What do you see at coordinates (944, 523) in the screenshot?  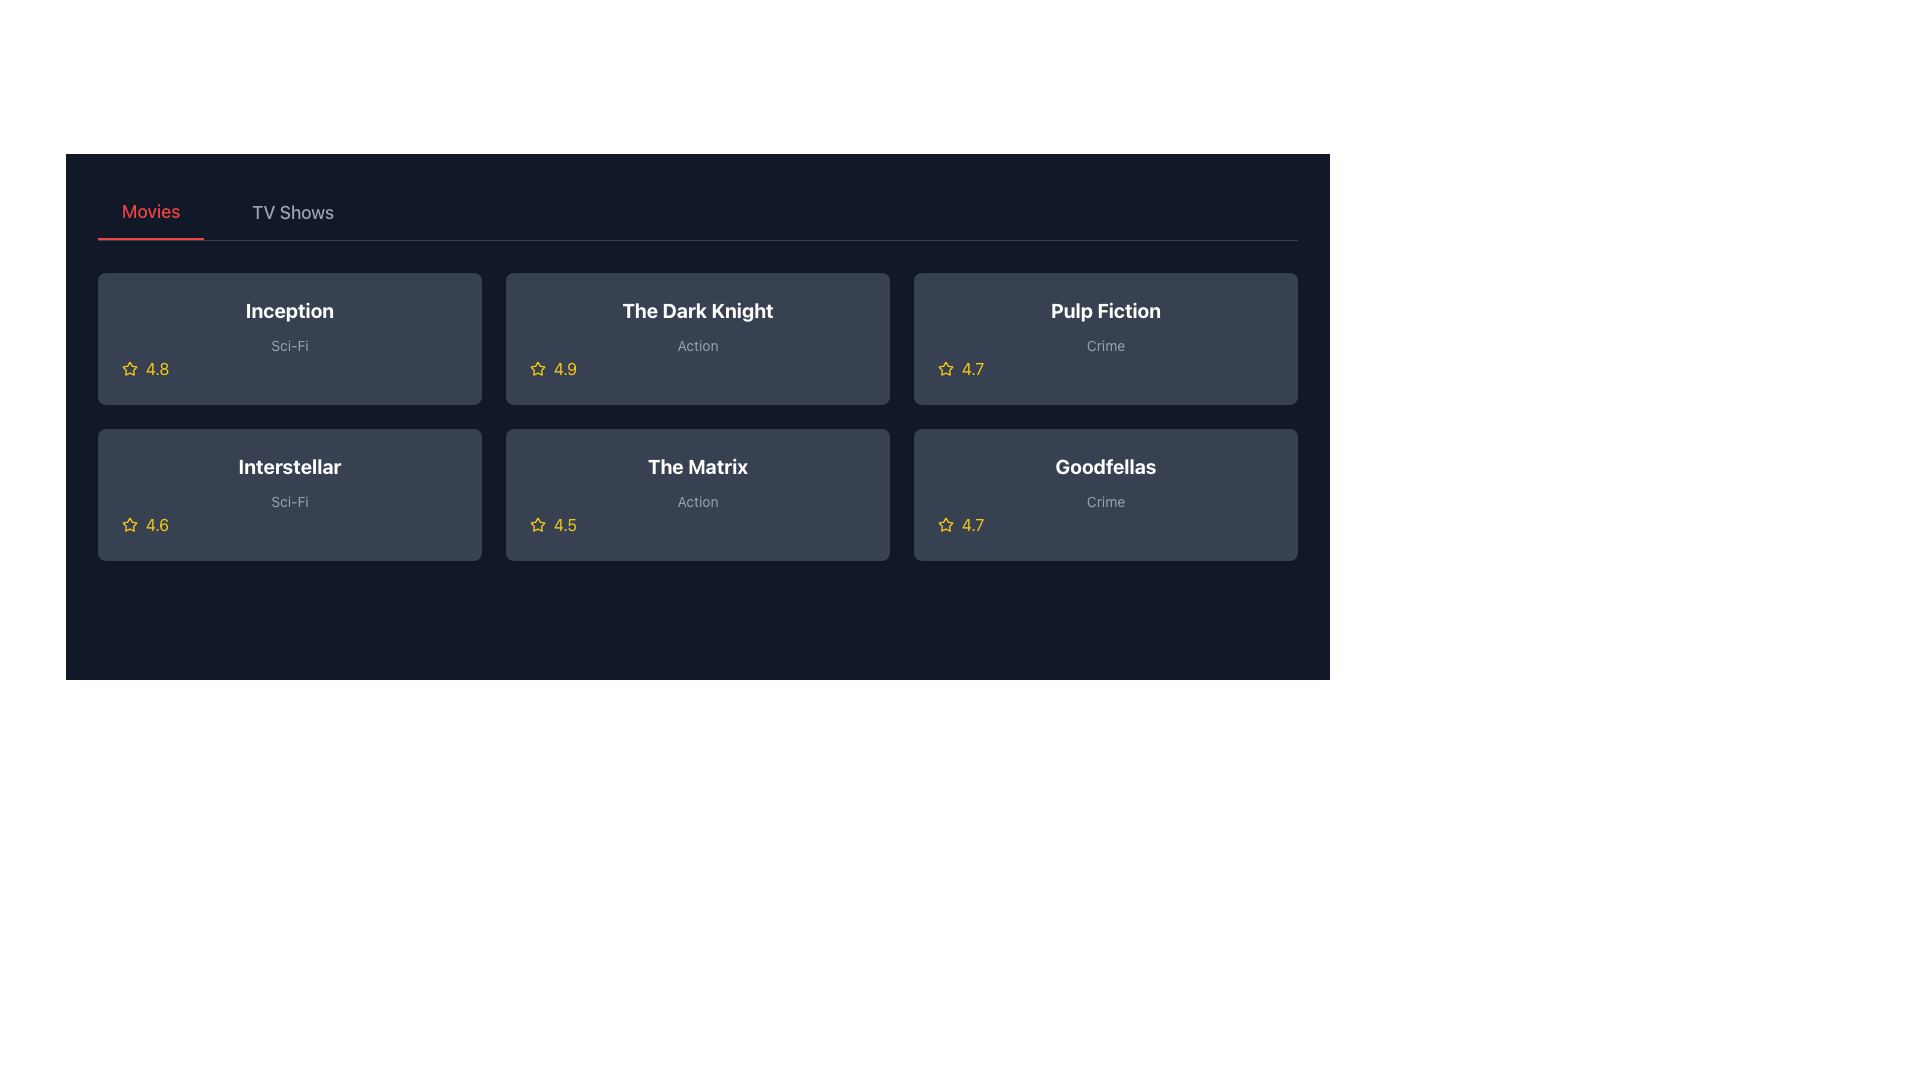 I see `the star-shaped rating icon with a yellow outline located at the bottom-left corner of the 'Goodfellas' movie card` at bounding box center [944, 523].